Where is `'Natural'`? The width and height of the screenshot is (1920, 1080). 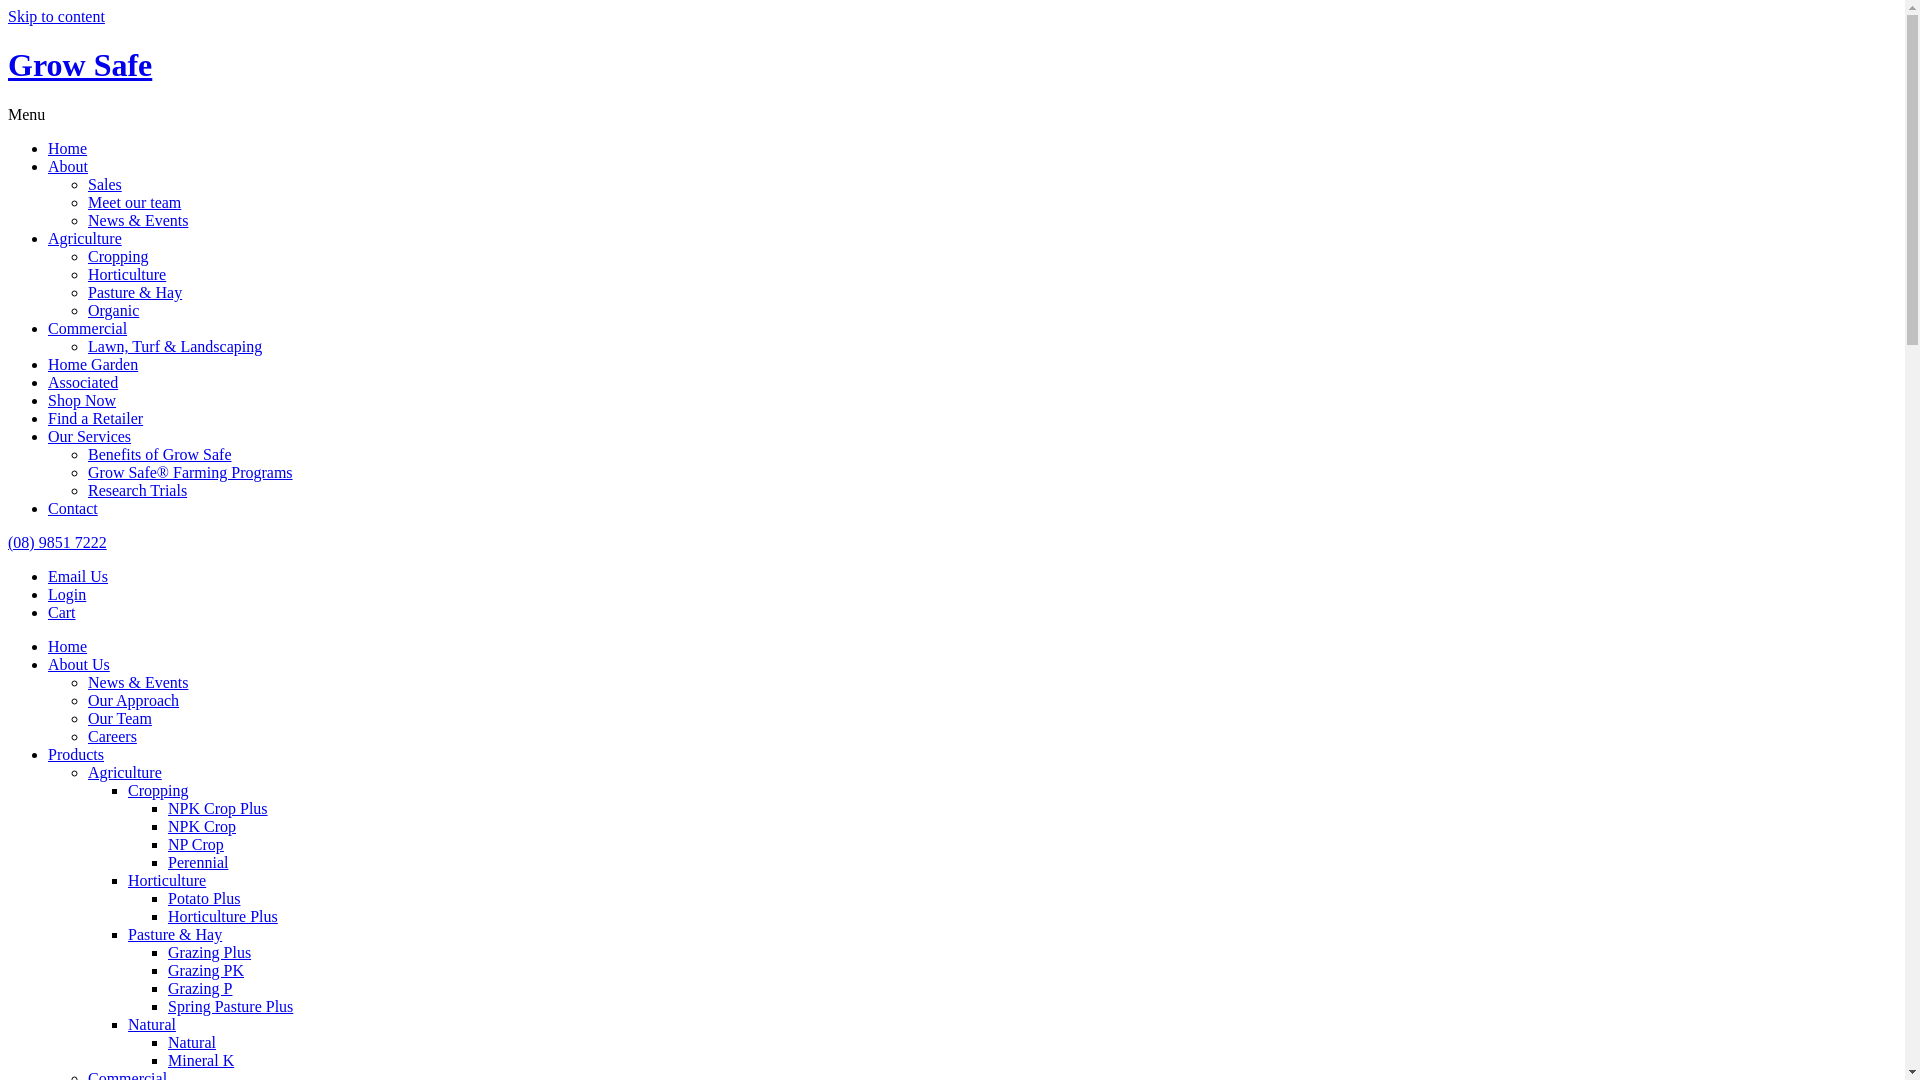
'Natural' is located at coordinates (168, 1041).